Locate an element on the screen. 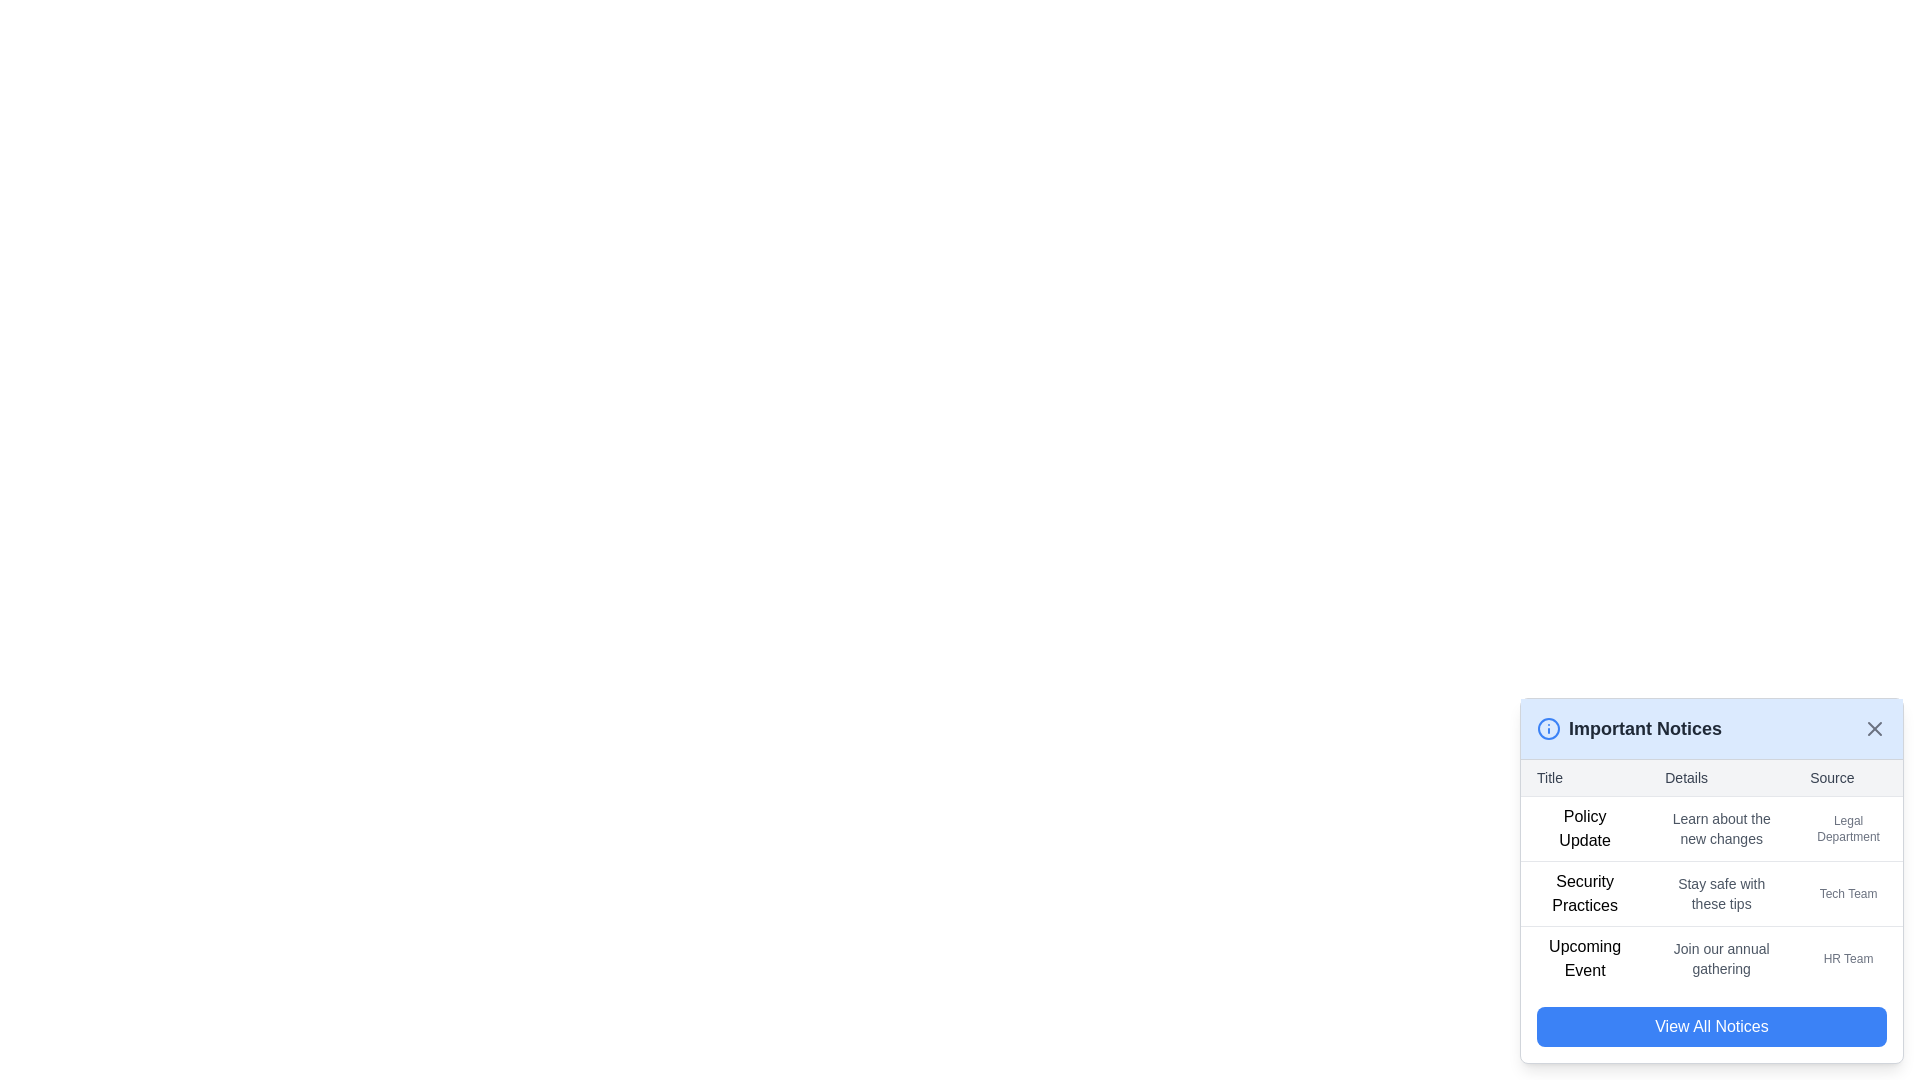 Image resolution: width=1920 pixels, height=1080 pixels. the circular SVG Icon with a blue border located to the far left of the 'Important Notices' header section is located at coordinates (1548, 729).